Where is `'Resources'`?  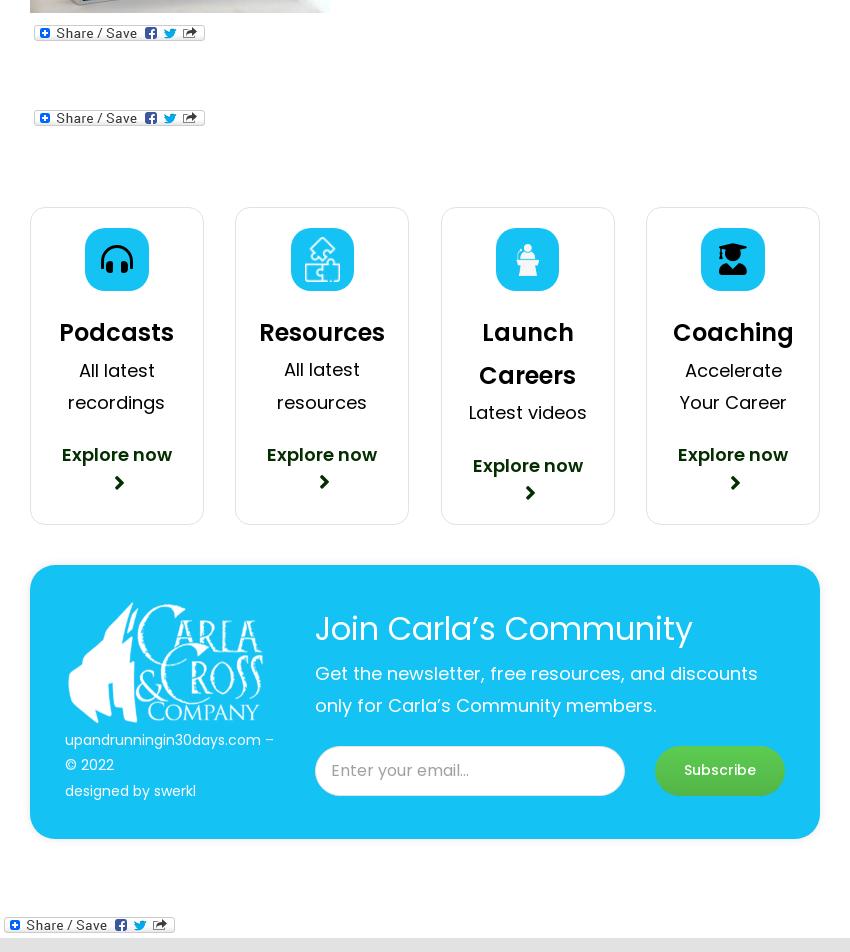 'Resources' is located at coordinates (321, 332).